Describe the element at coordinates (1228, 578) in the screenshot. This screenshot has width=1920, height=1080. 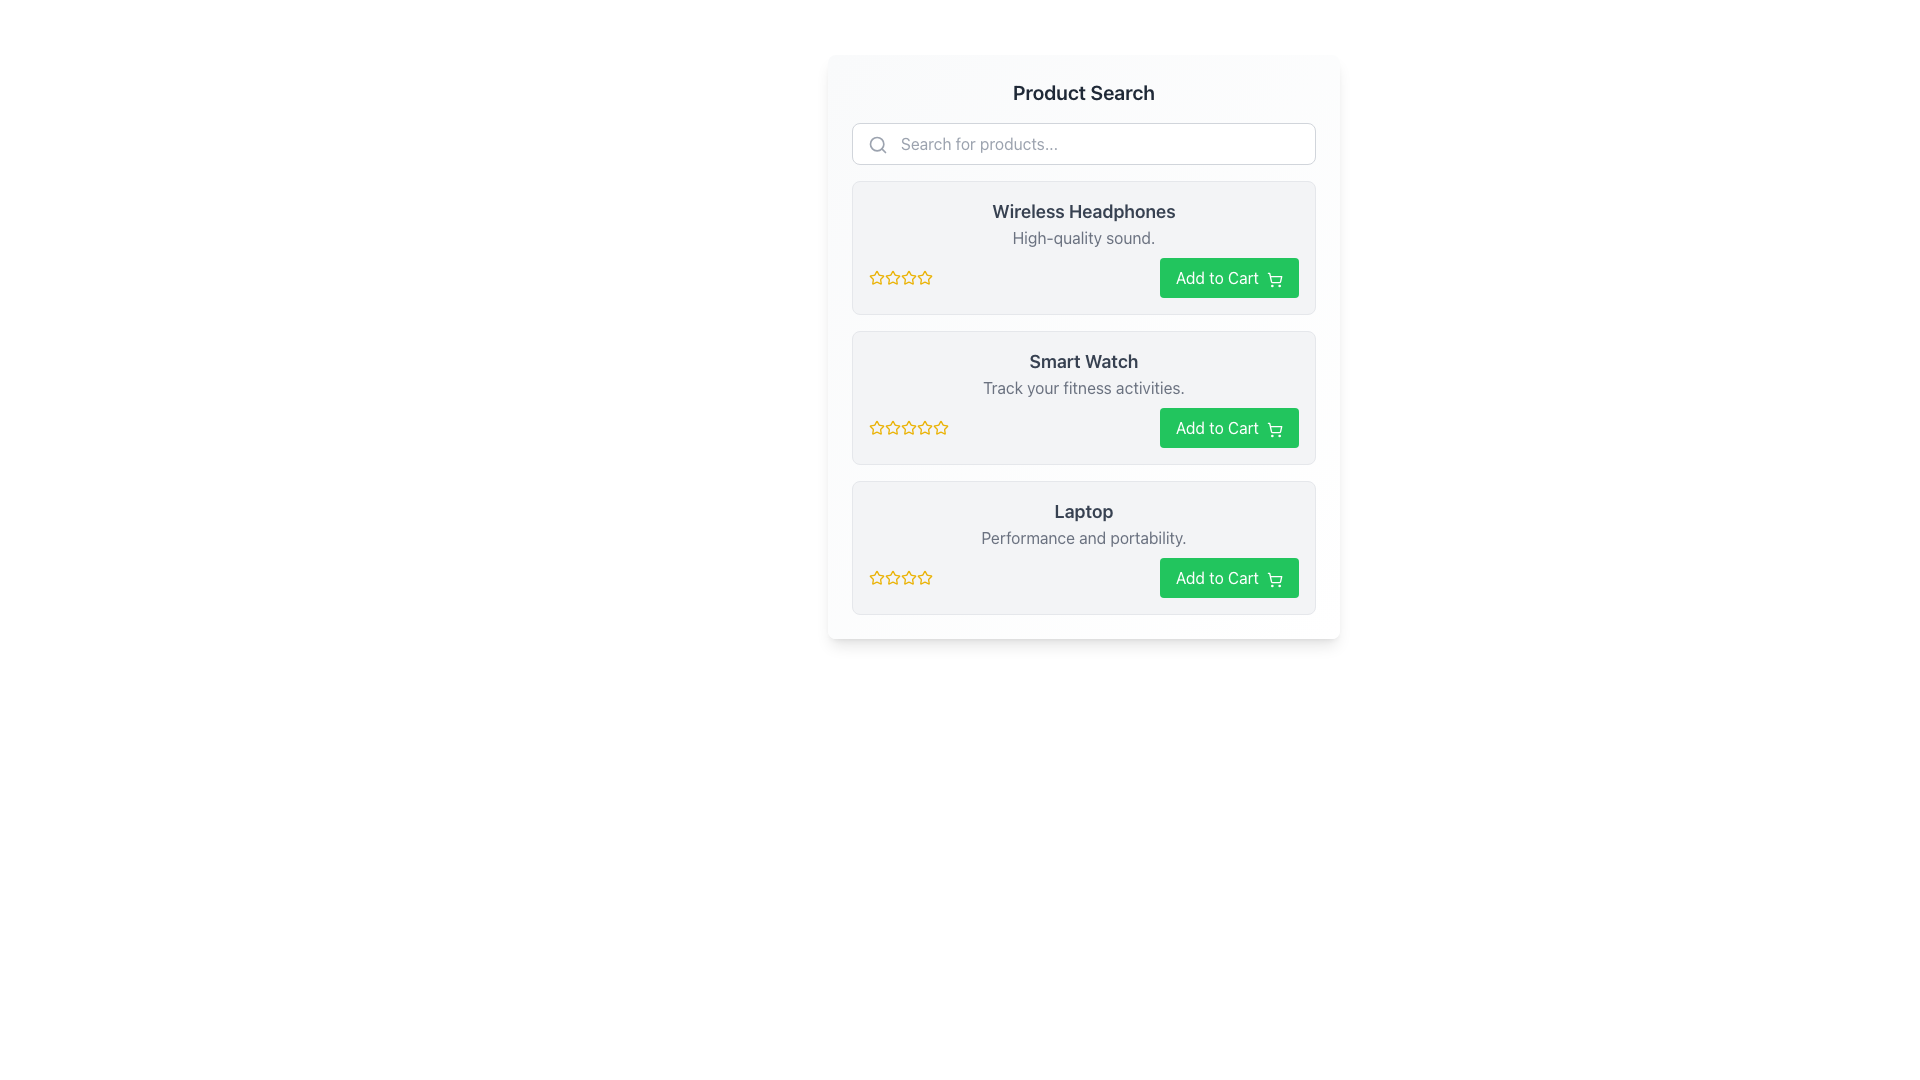
I see `the button located in the third product card from the top, aligned to the right side just below the yellow-star ratings` at that location.